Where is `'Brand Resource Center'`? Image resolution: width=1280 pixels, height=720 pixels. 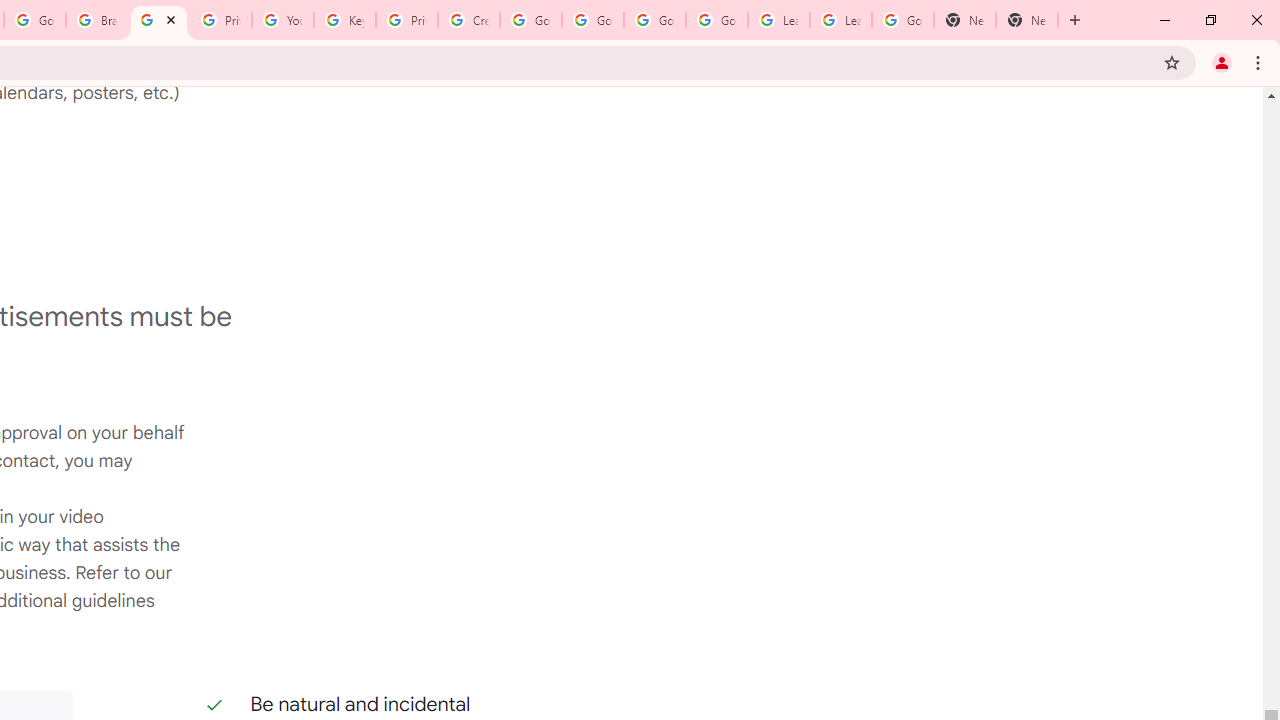
'Brand Resource Center' is located at coordinates (96, 20).